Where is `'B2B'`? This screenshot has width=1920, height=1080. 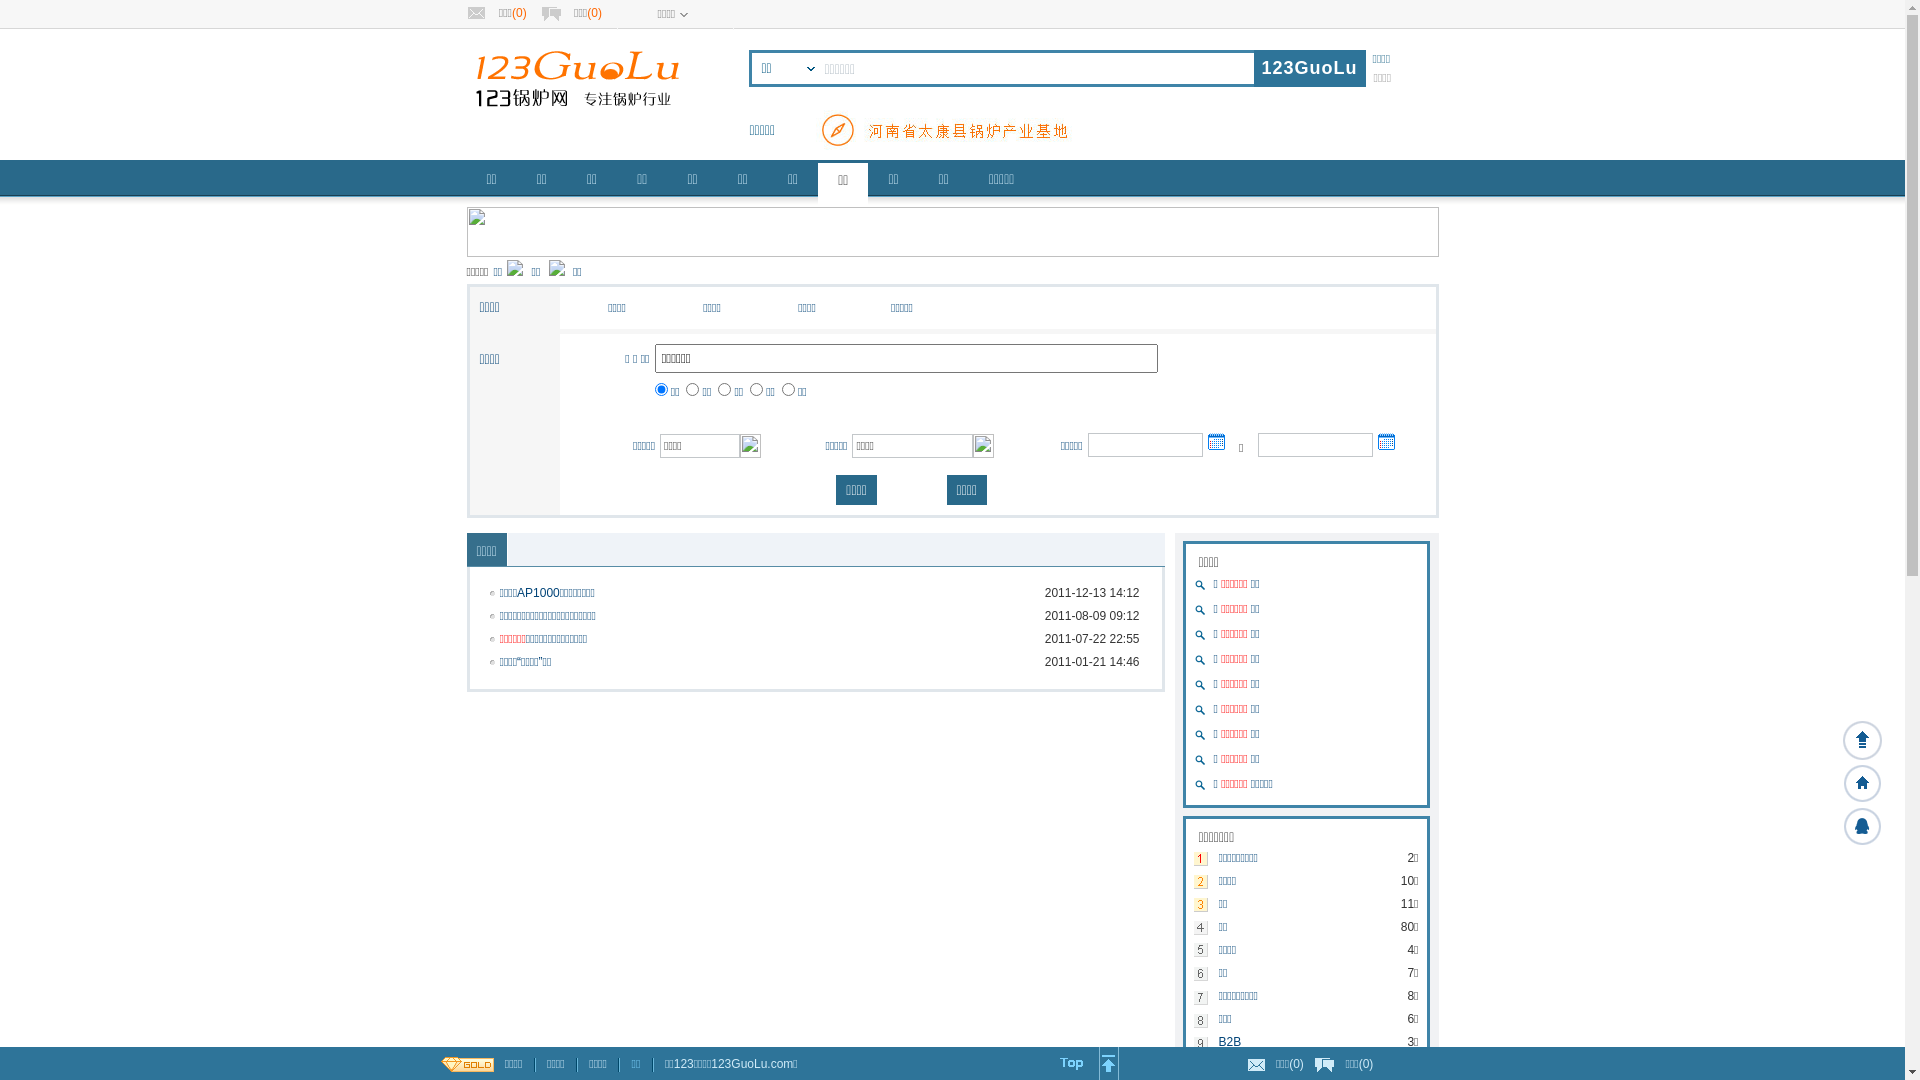
'B2B' is located at coordinates (1217, 1048).